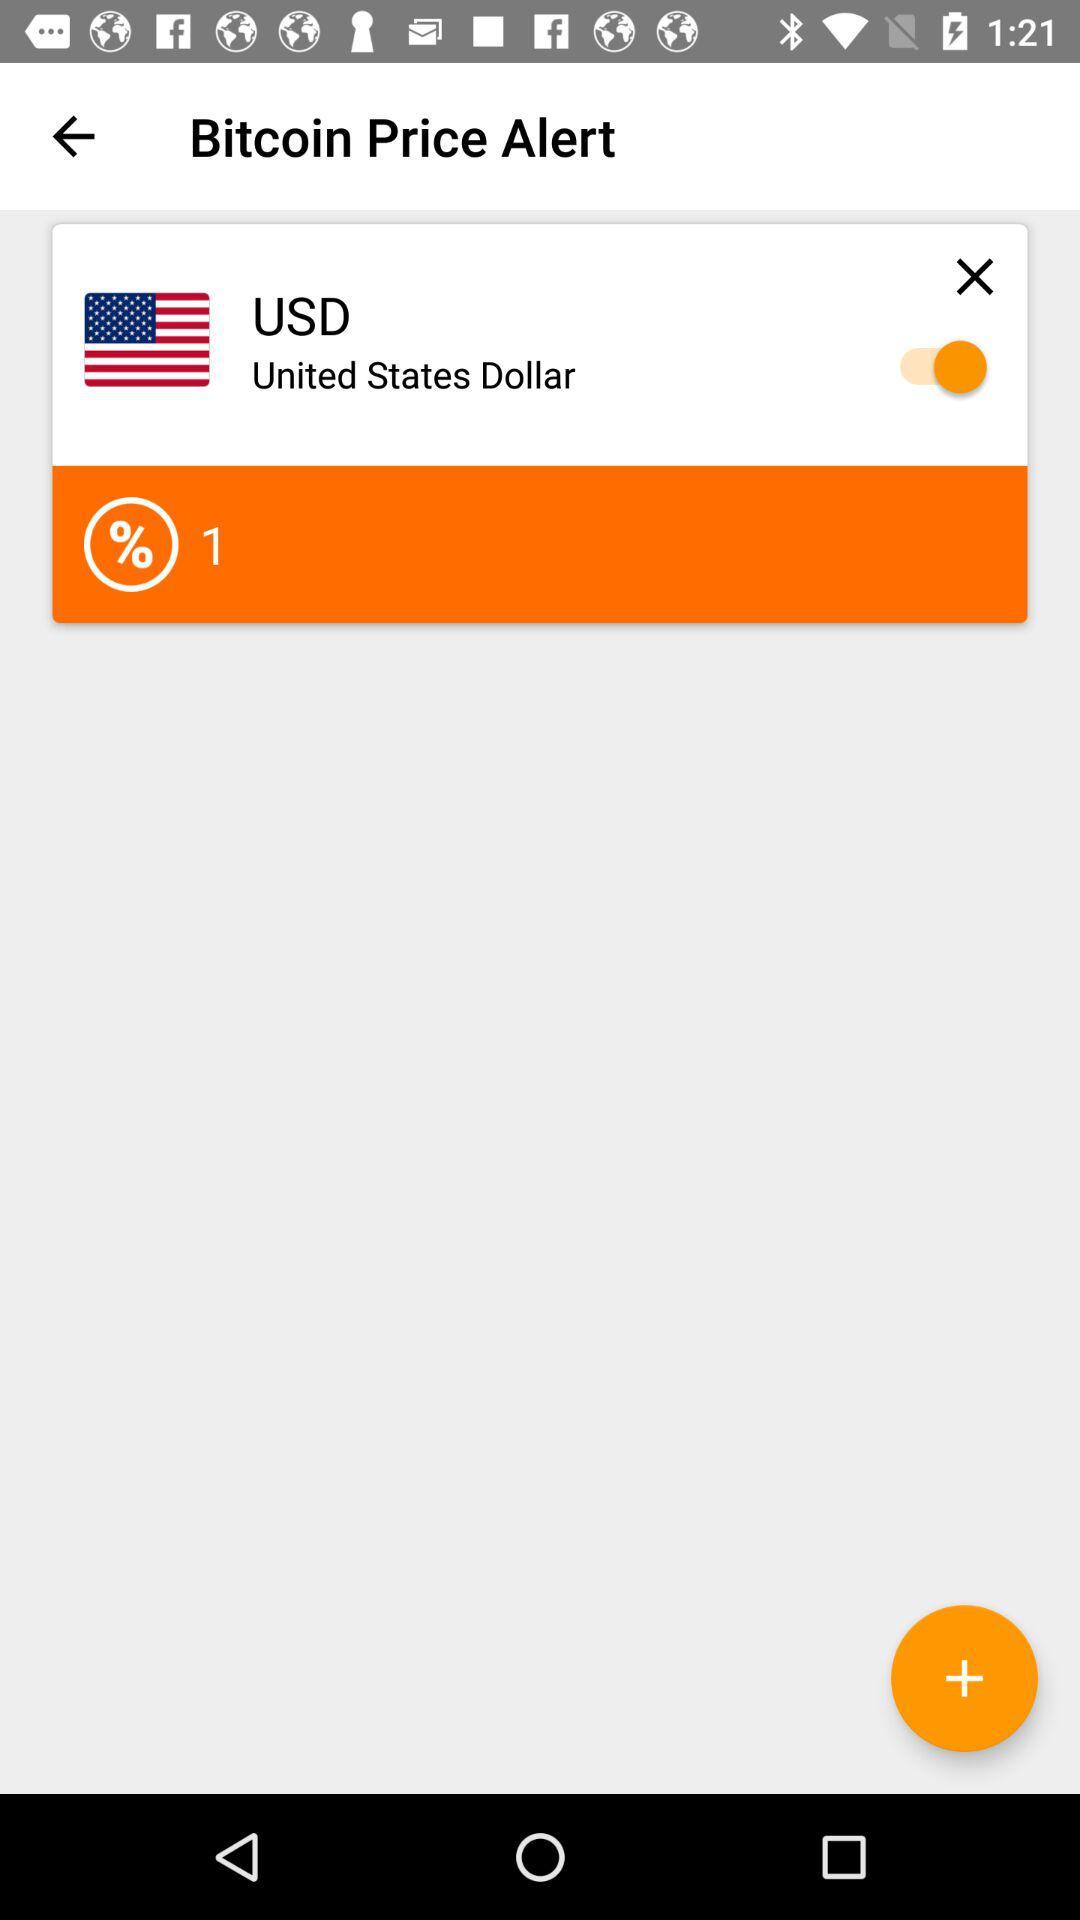 Image resolution: width=1080 pixels, height=1920 pixels. Describe the element at coordinates (72, 135) in the screenshot. I see `icon next to the bitcoin price alert` at that location.